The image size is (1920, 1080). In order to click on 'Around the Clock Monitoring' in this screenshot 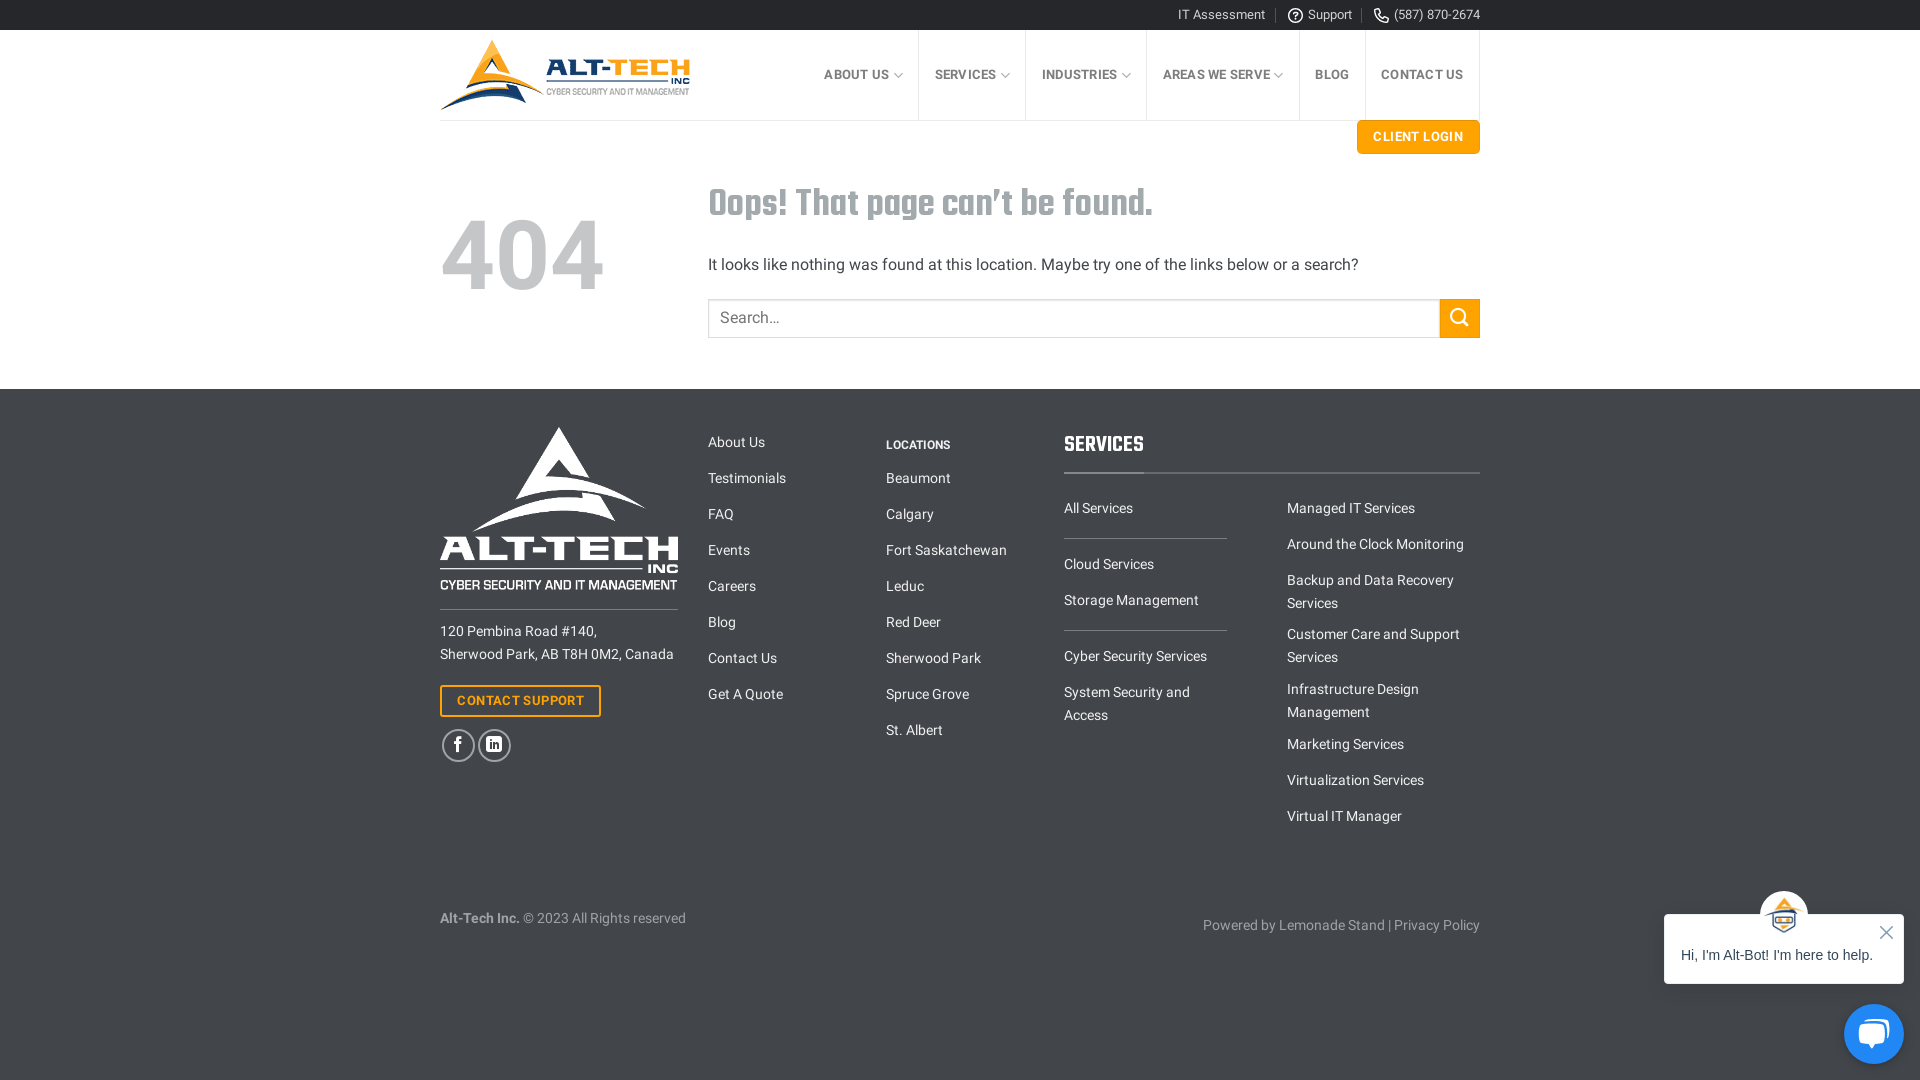, I will do `click(1382, 546)`.